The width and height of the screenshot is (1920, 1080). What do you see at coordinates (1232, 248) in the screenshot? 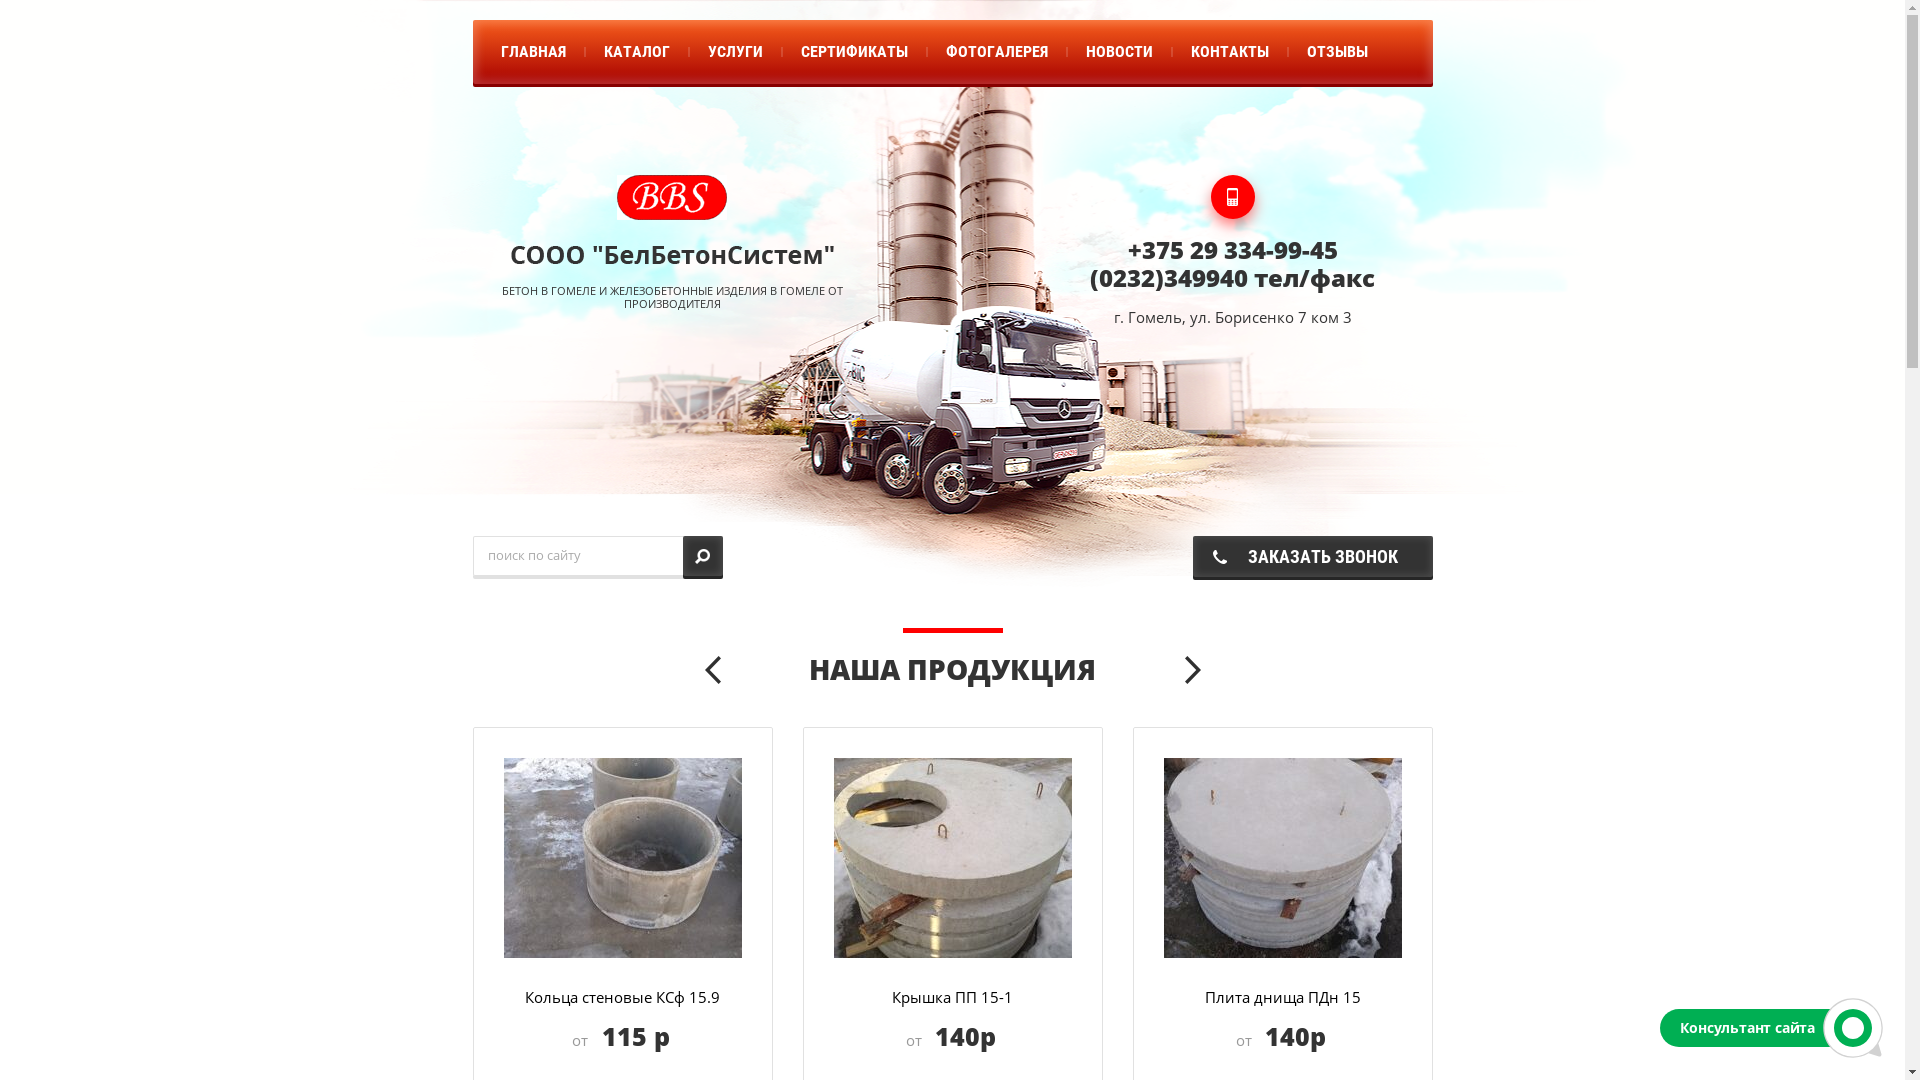
I see `'+375 29 334-99-45'` at bounding box center [1232, 248].